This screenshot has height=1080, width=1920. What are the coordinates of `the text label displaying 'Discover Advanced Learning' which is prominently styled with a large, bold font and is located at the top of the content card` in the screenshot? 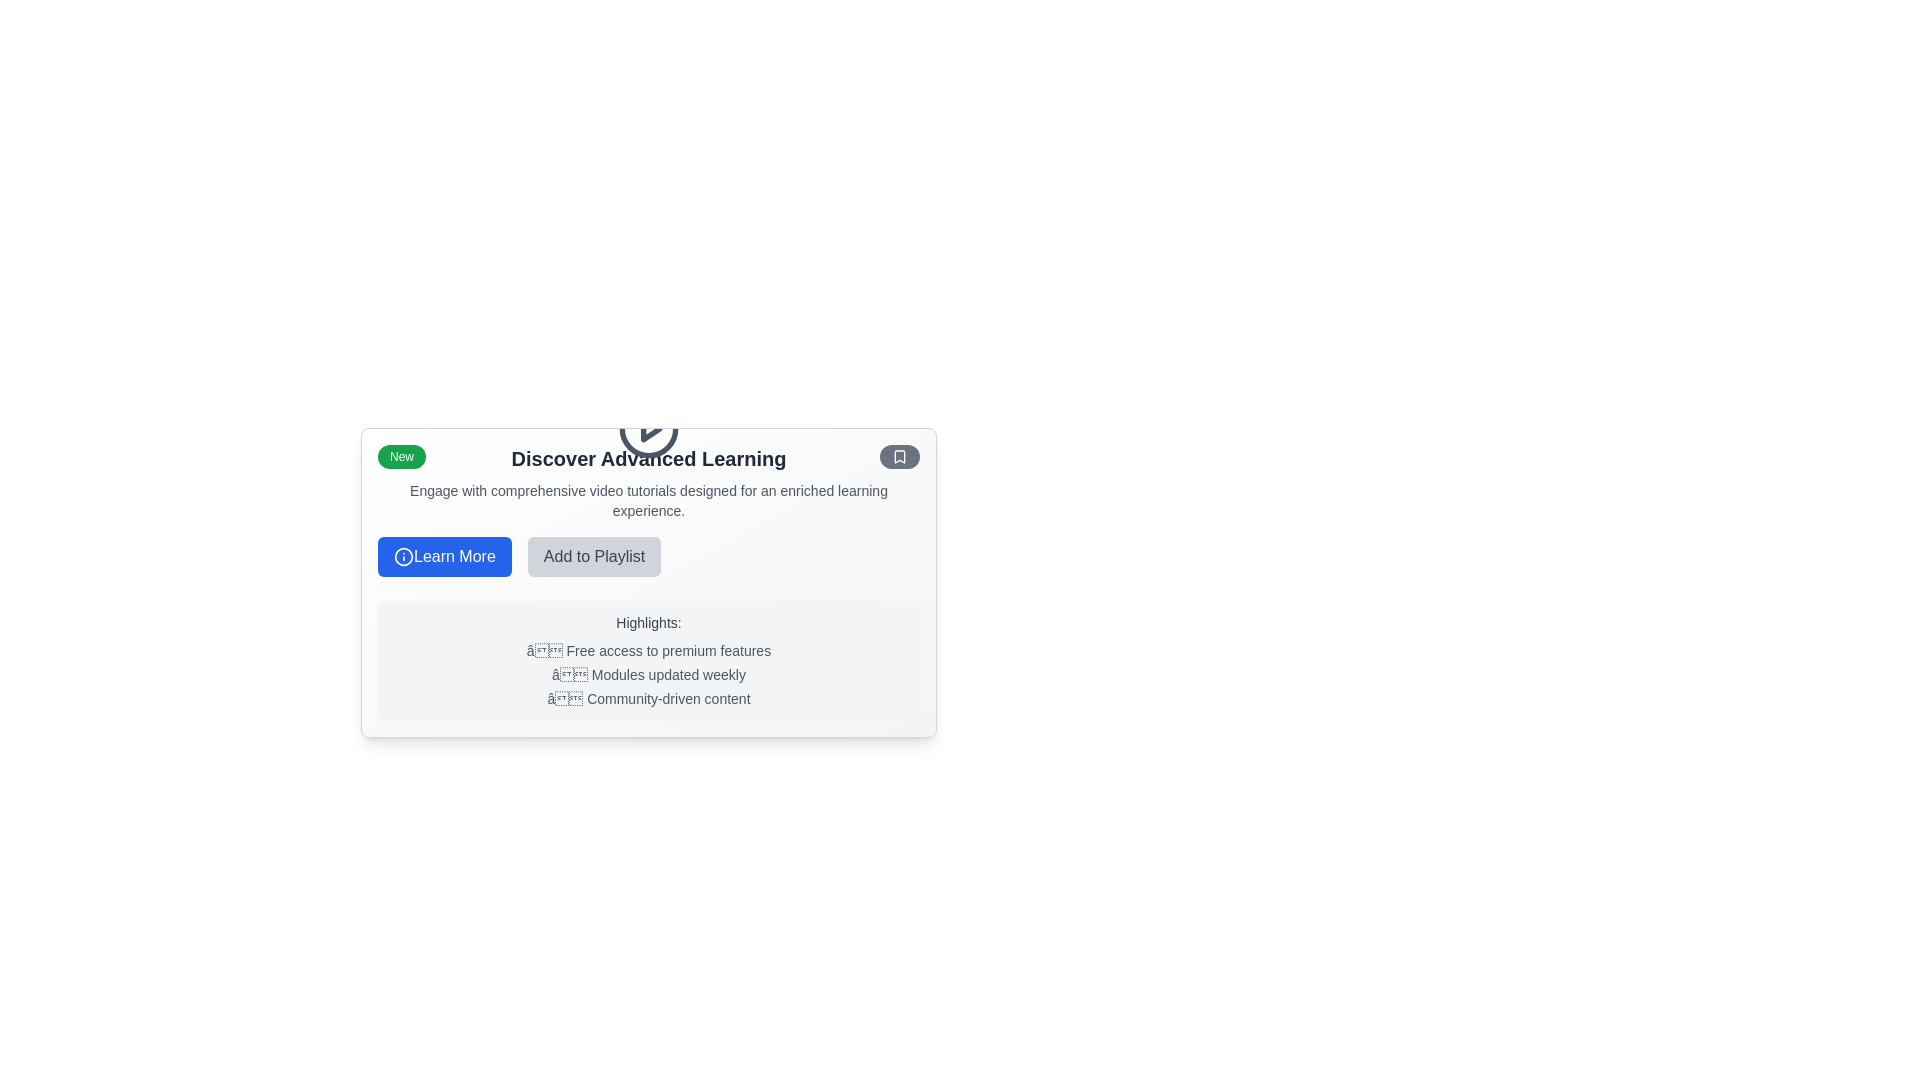 It's located at (648, 459).